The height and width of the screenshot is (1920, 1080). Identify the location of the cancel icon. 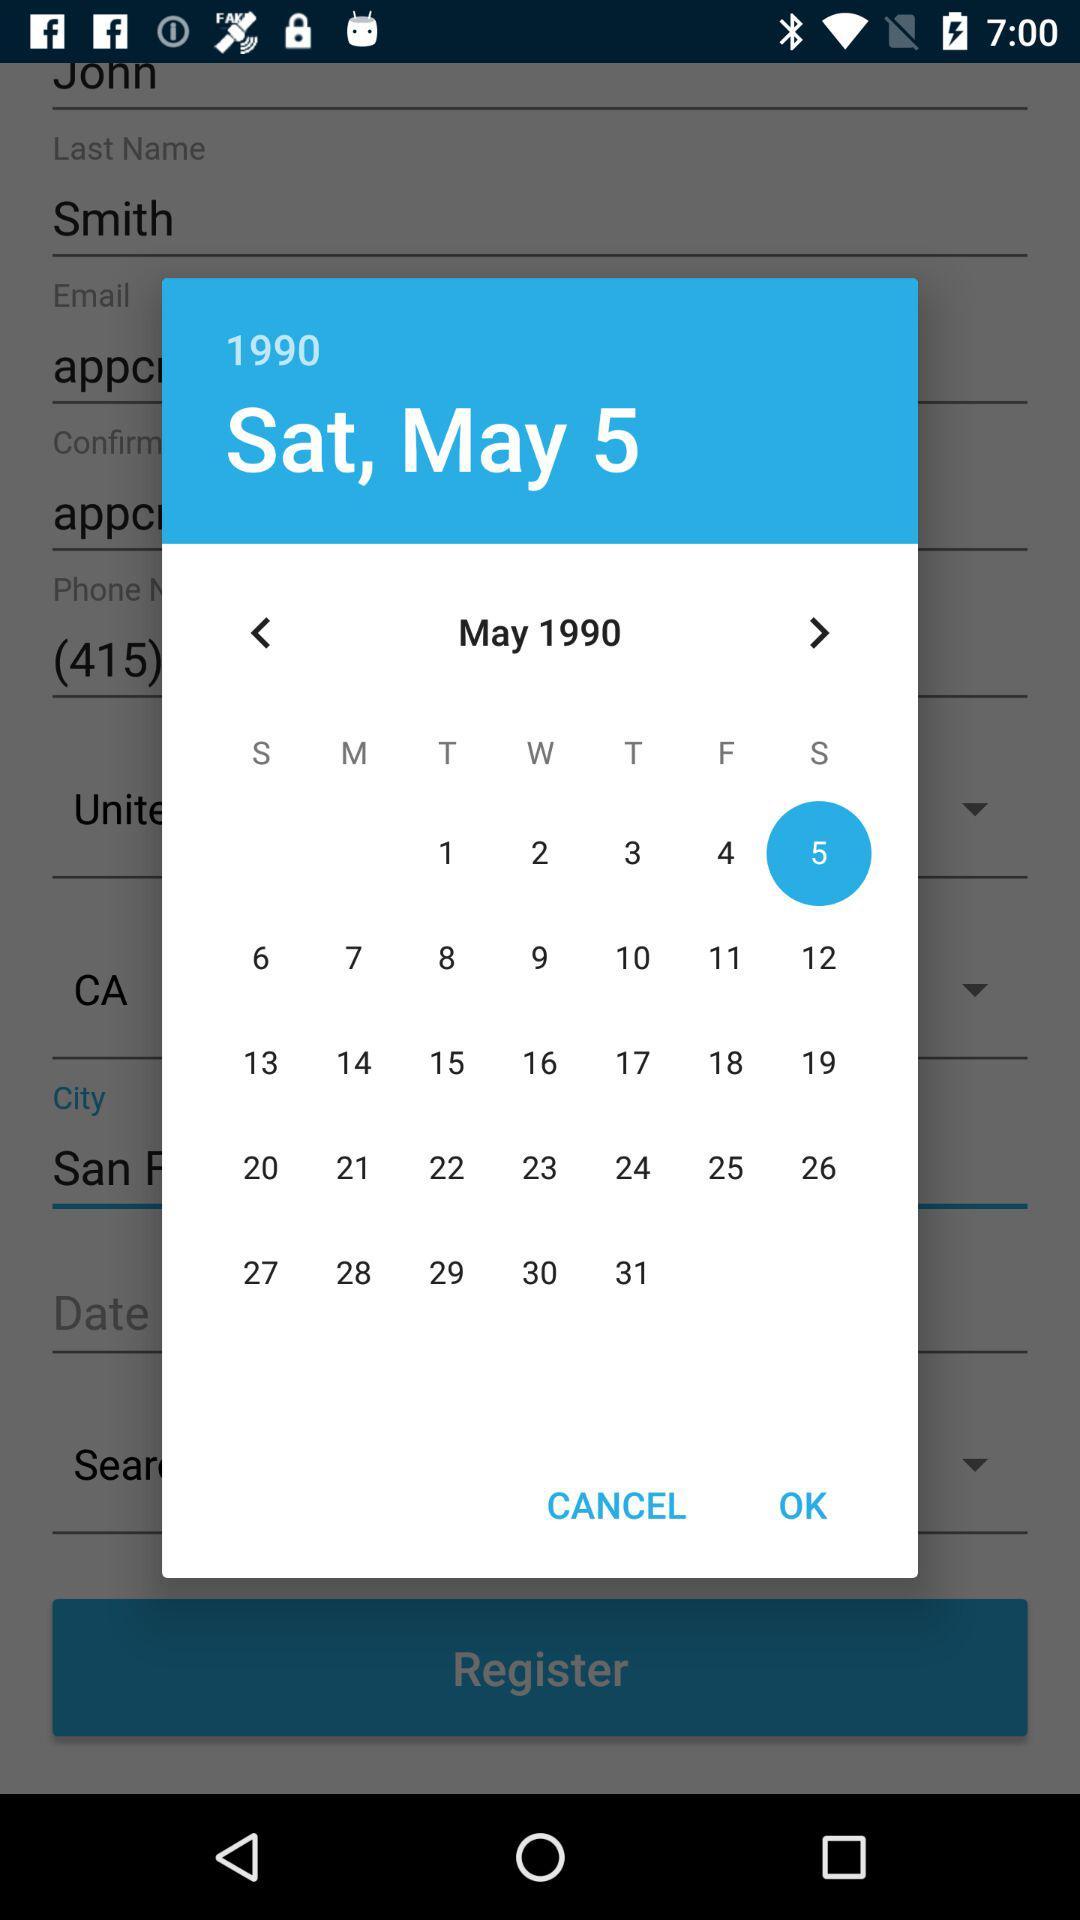
(615, 1504).